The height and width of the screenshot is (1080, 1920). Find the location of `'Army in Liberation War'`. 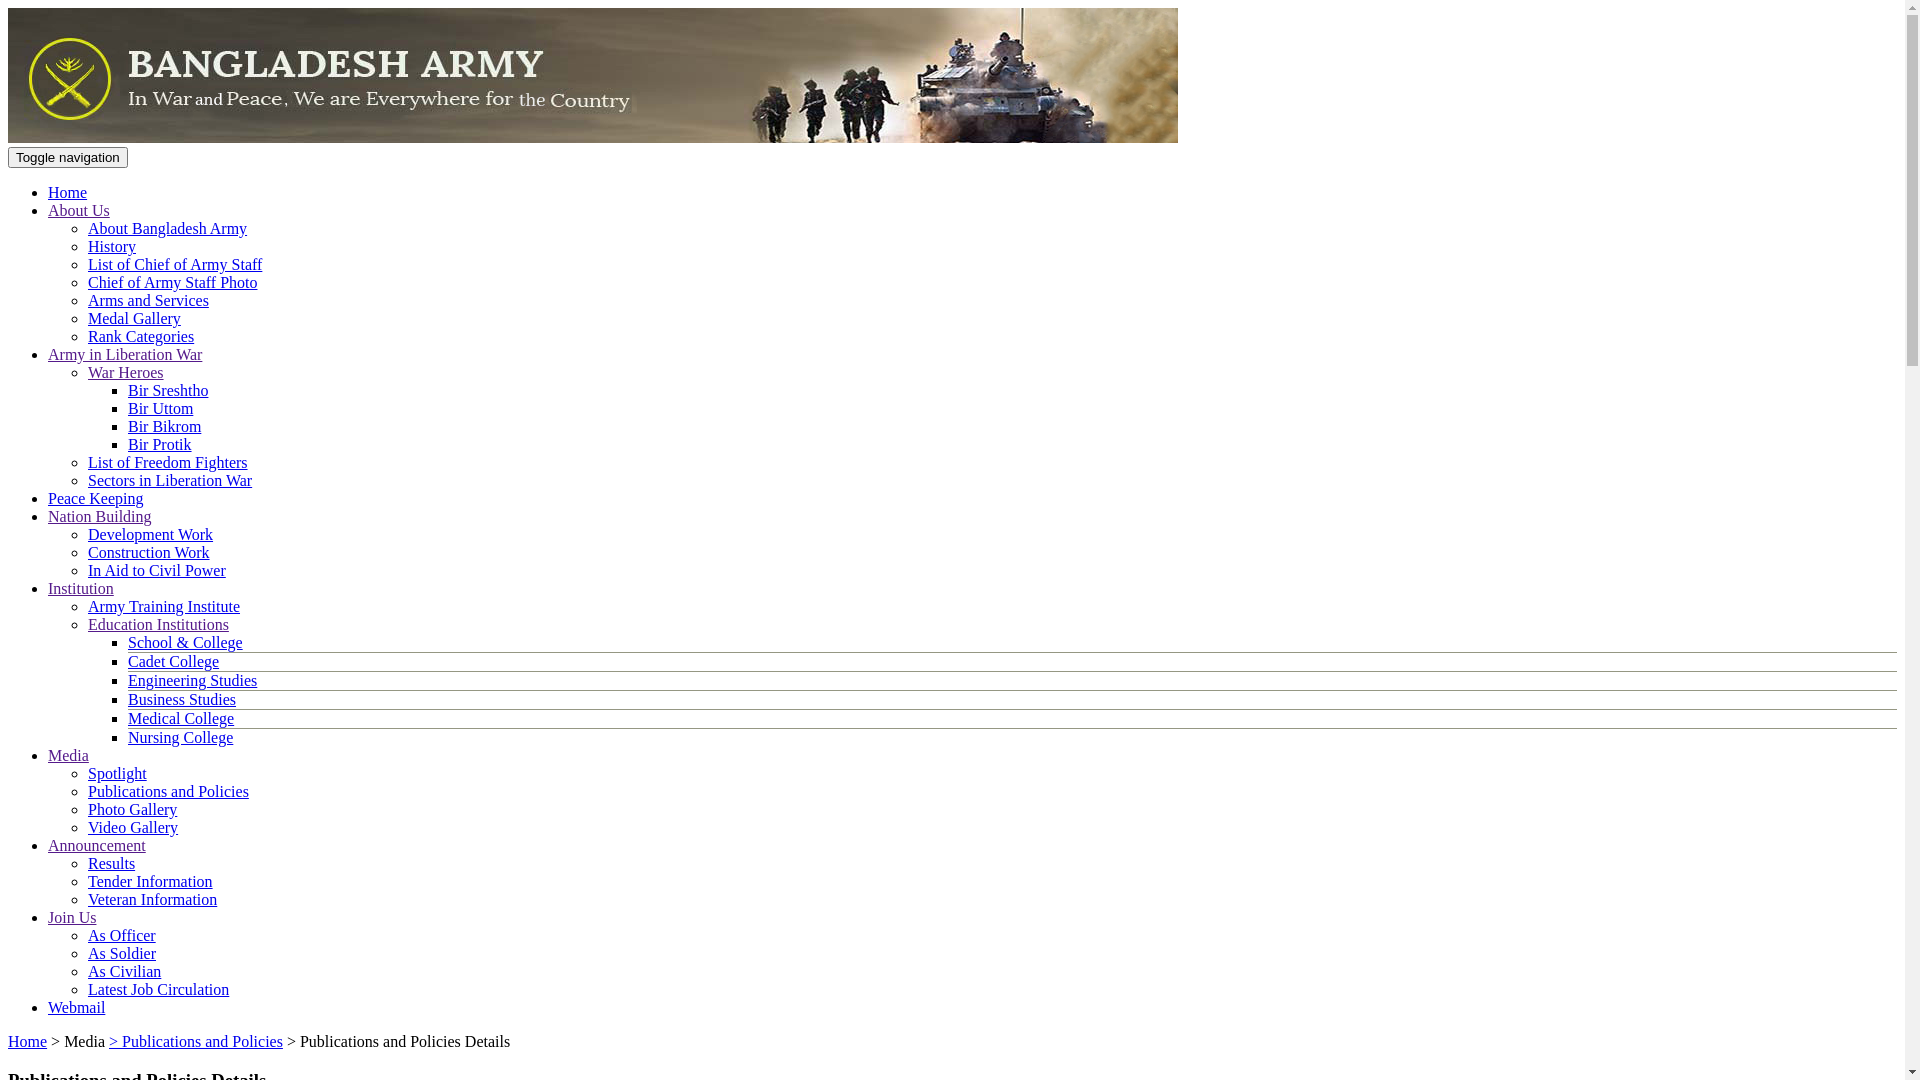

'Army in Liberation War' is located at coordinates (123, 353).